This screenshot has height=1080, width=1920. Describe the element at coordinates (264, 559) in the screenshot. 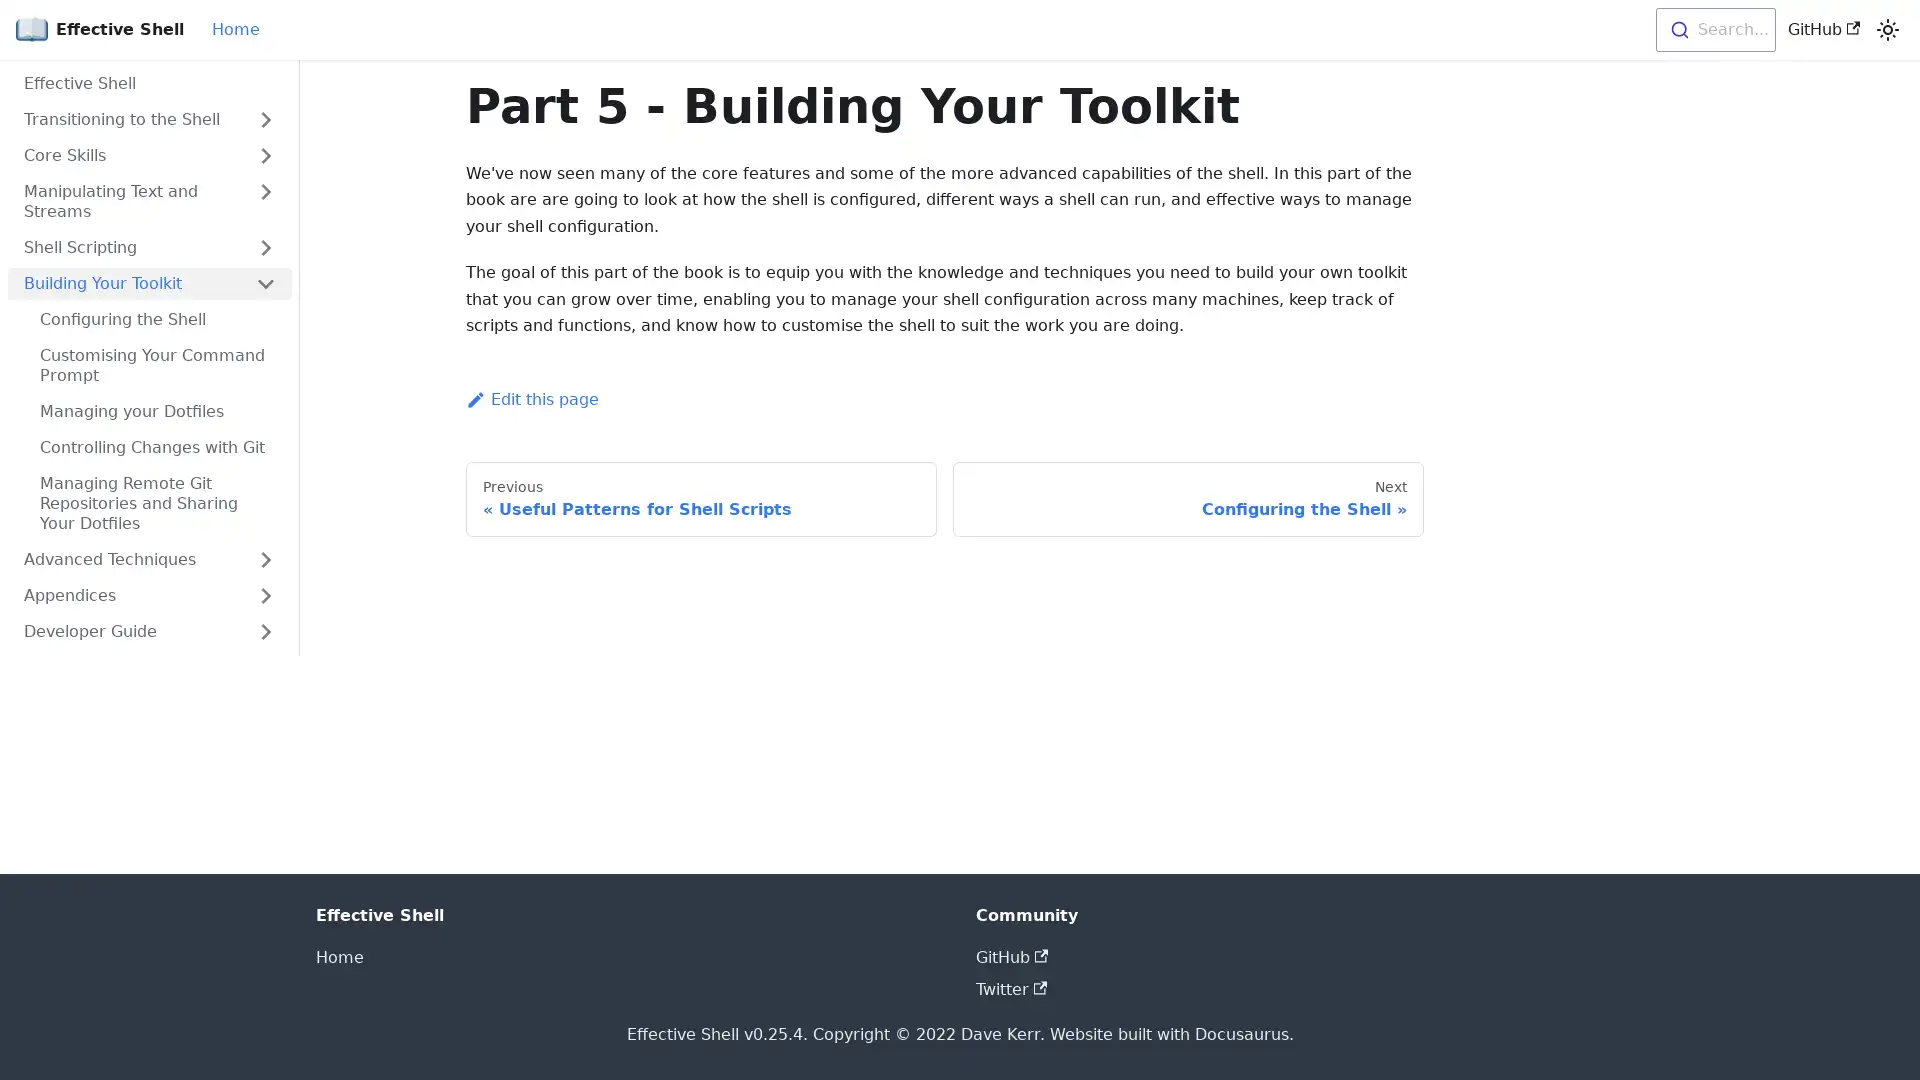

I see `Toggle the collapsible sidebar category 'Advanced Techniques'` at that location.